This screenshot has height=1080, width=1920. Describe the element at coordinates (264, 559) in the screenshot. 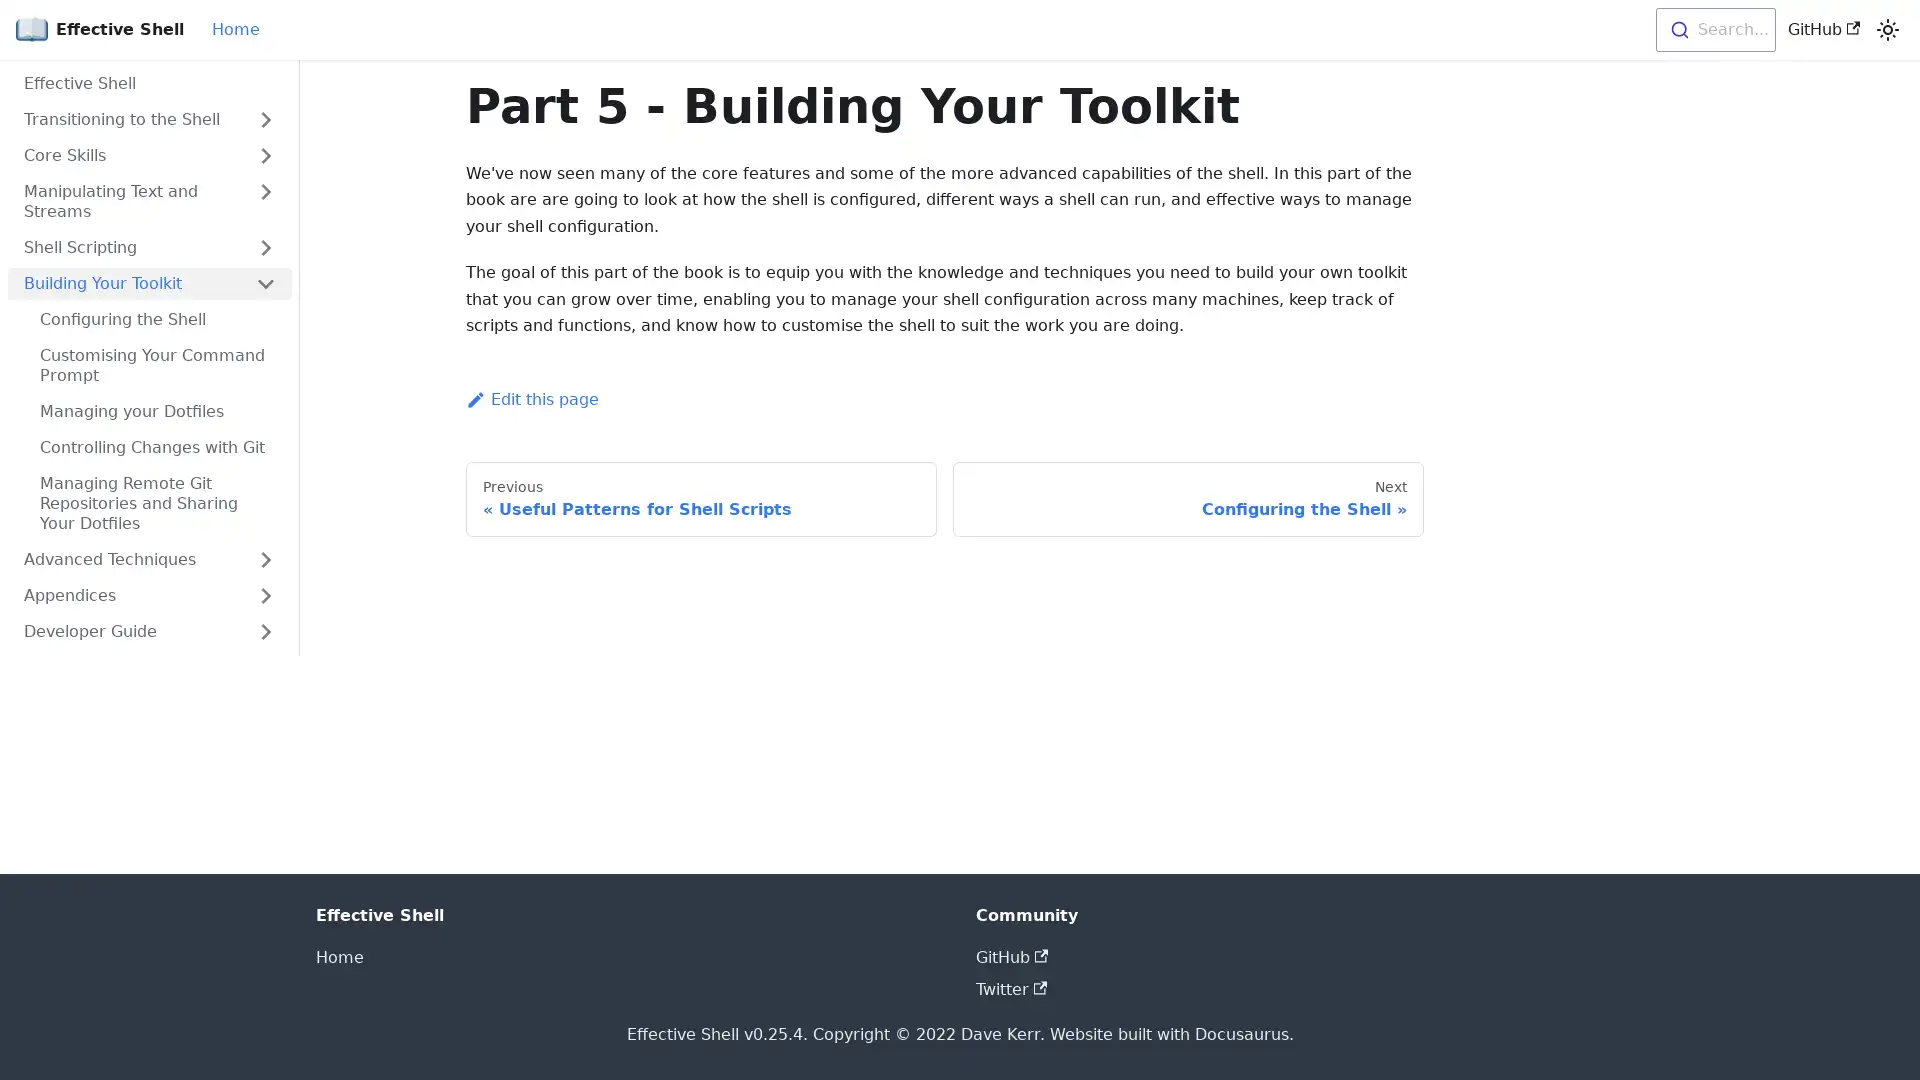

I see `Toggle the collapsible sidebar category 'Advanced Techniques'` at that location.